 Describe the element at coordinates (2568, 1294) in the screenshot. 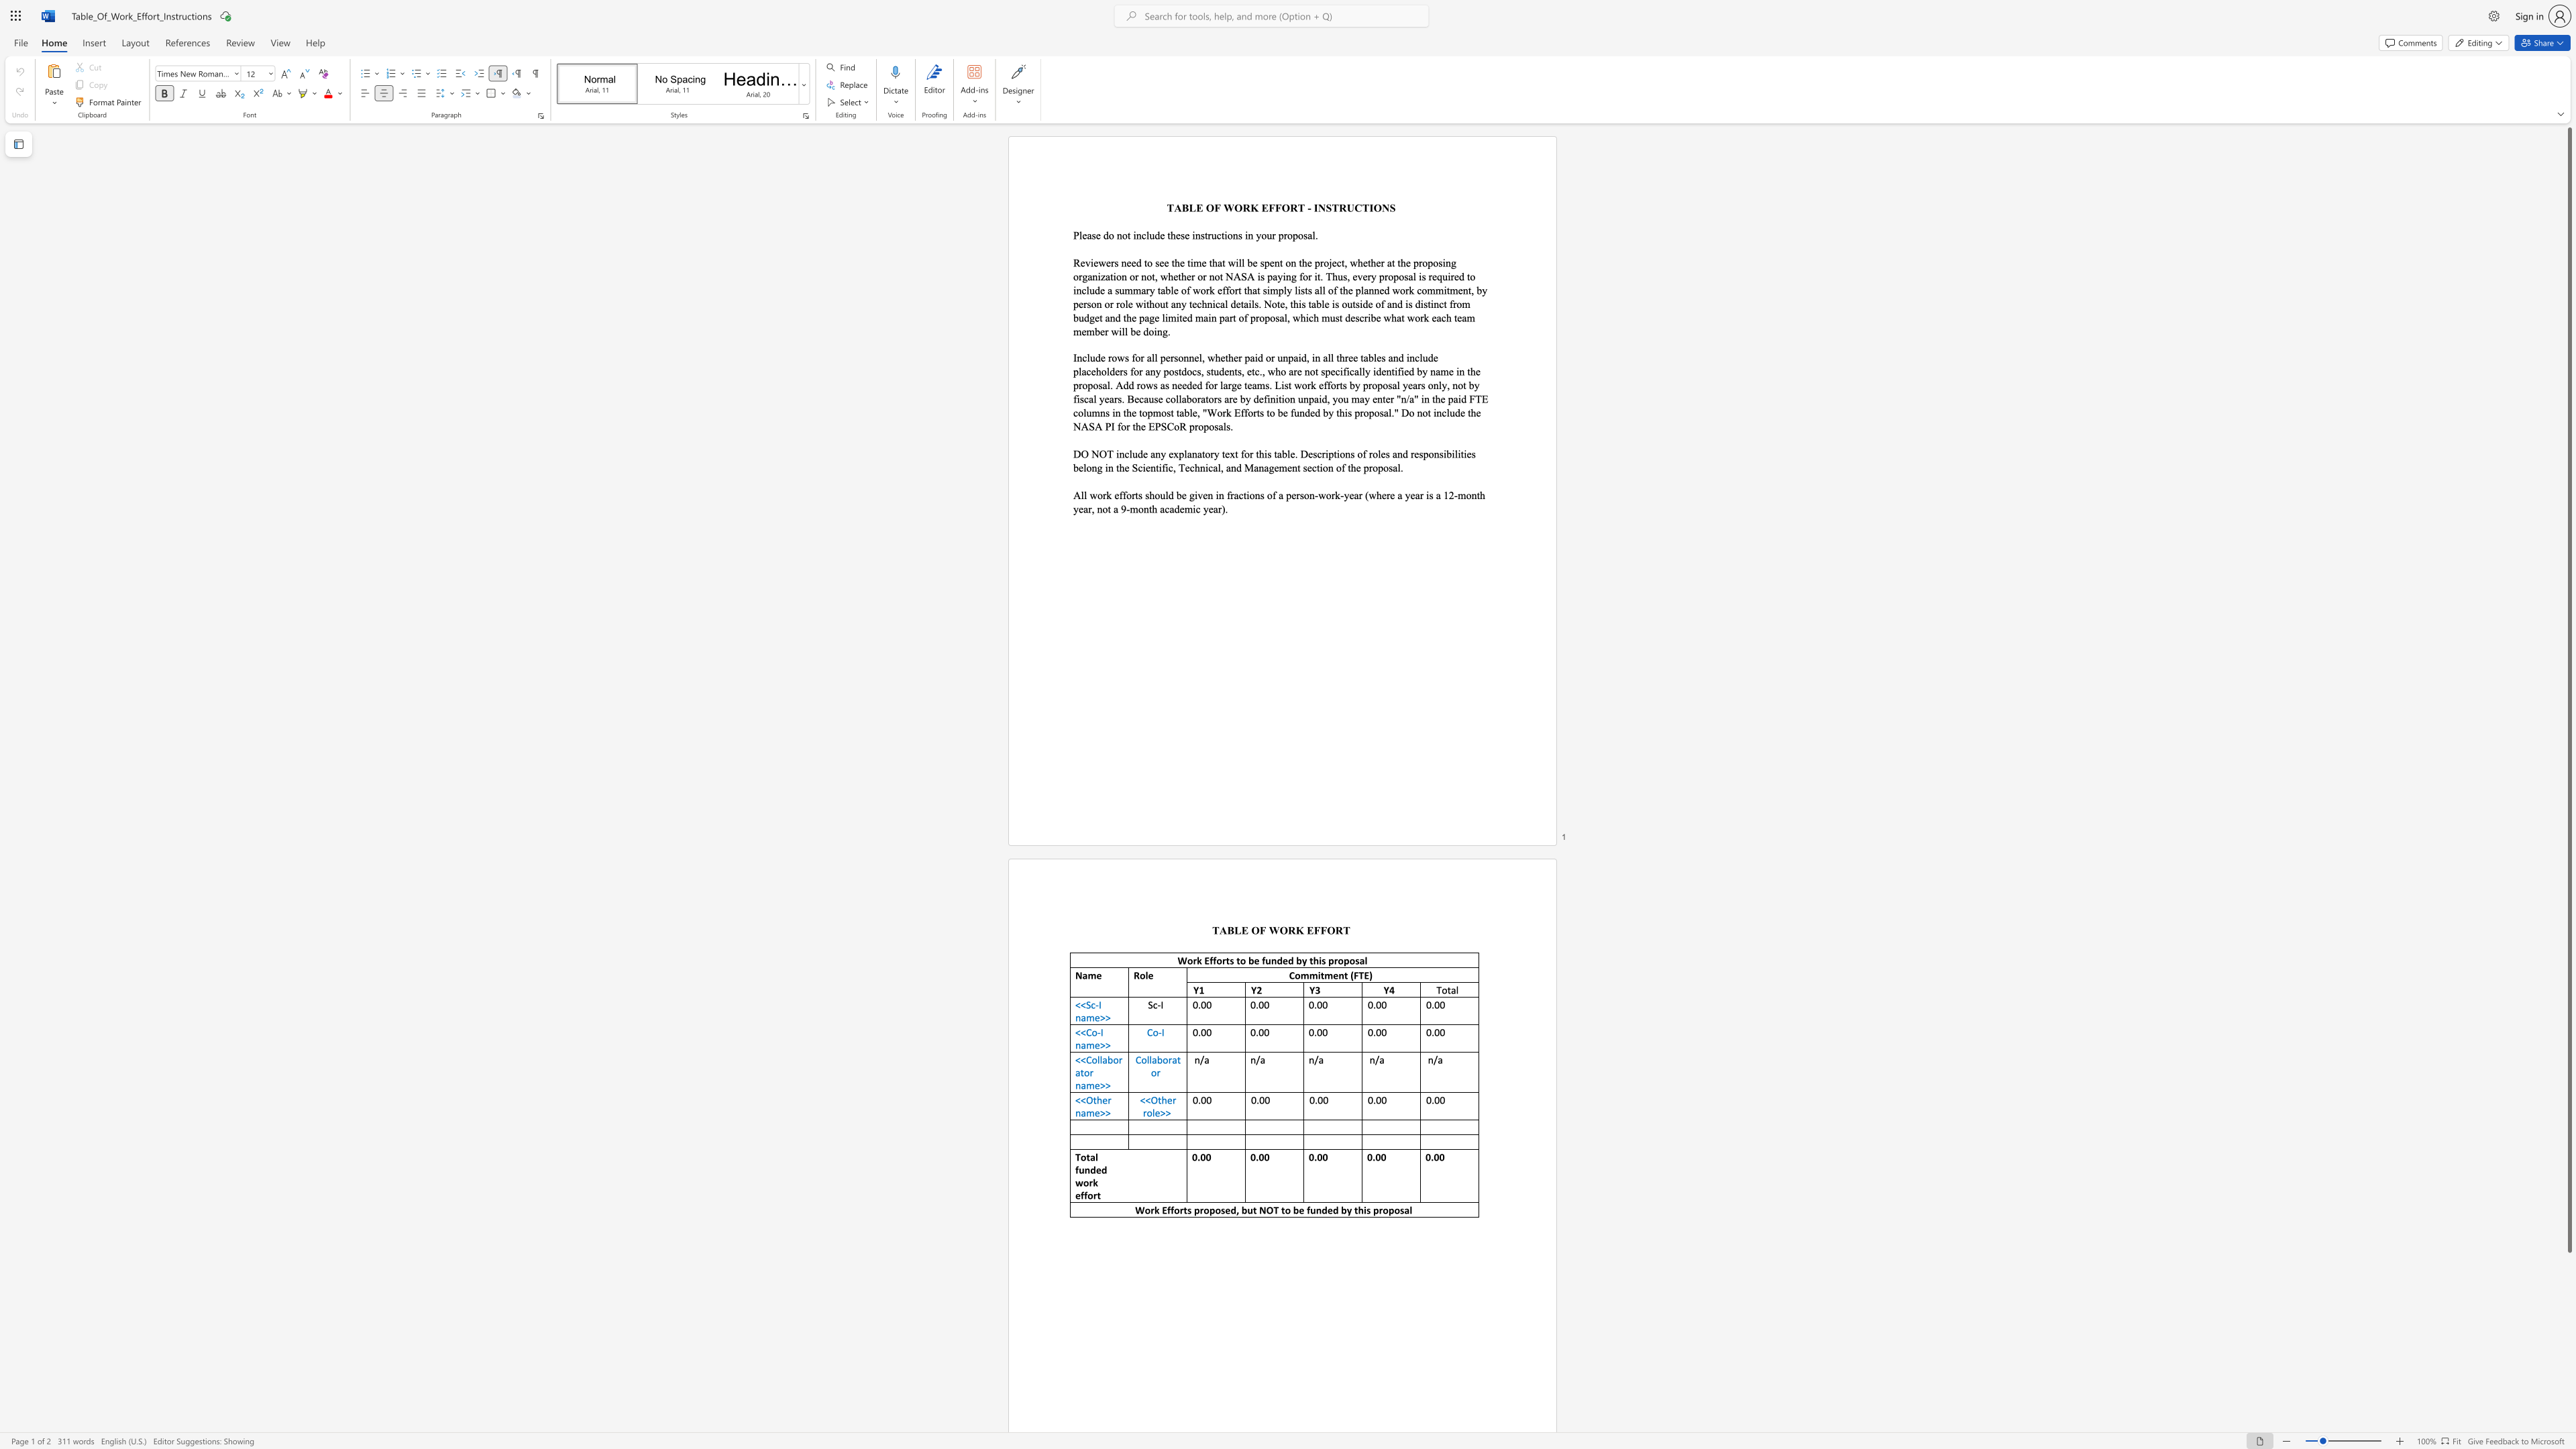

I see `the scrollbar on the right to shift the page lower` at that location.